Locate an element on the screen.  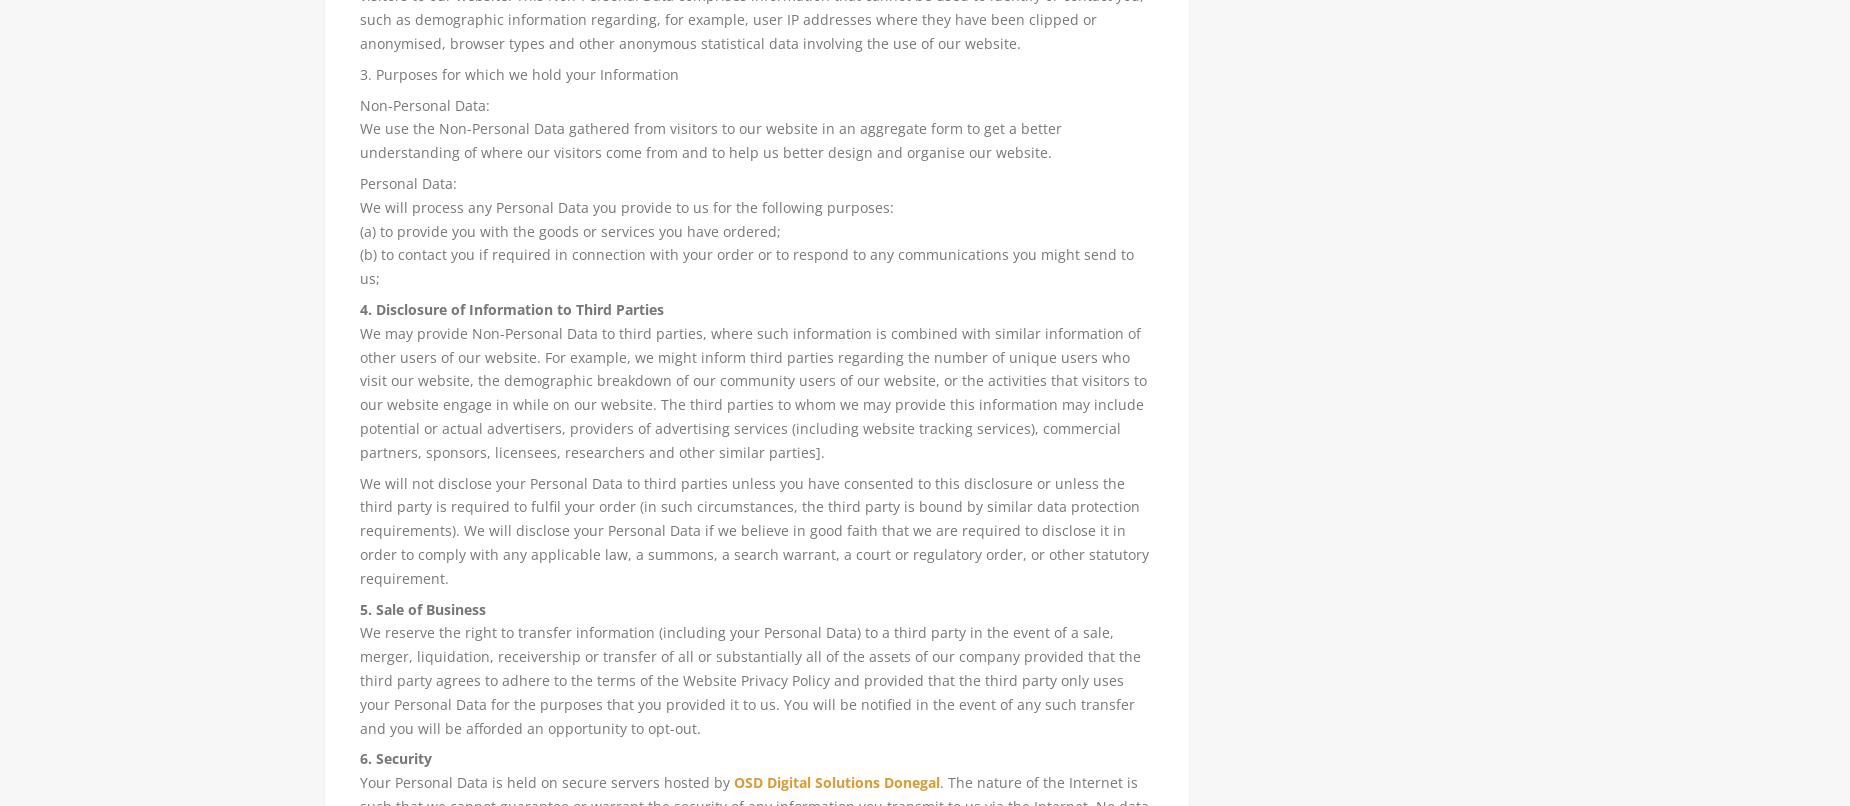
'6. Security' is located at coordinates (393, 757).